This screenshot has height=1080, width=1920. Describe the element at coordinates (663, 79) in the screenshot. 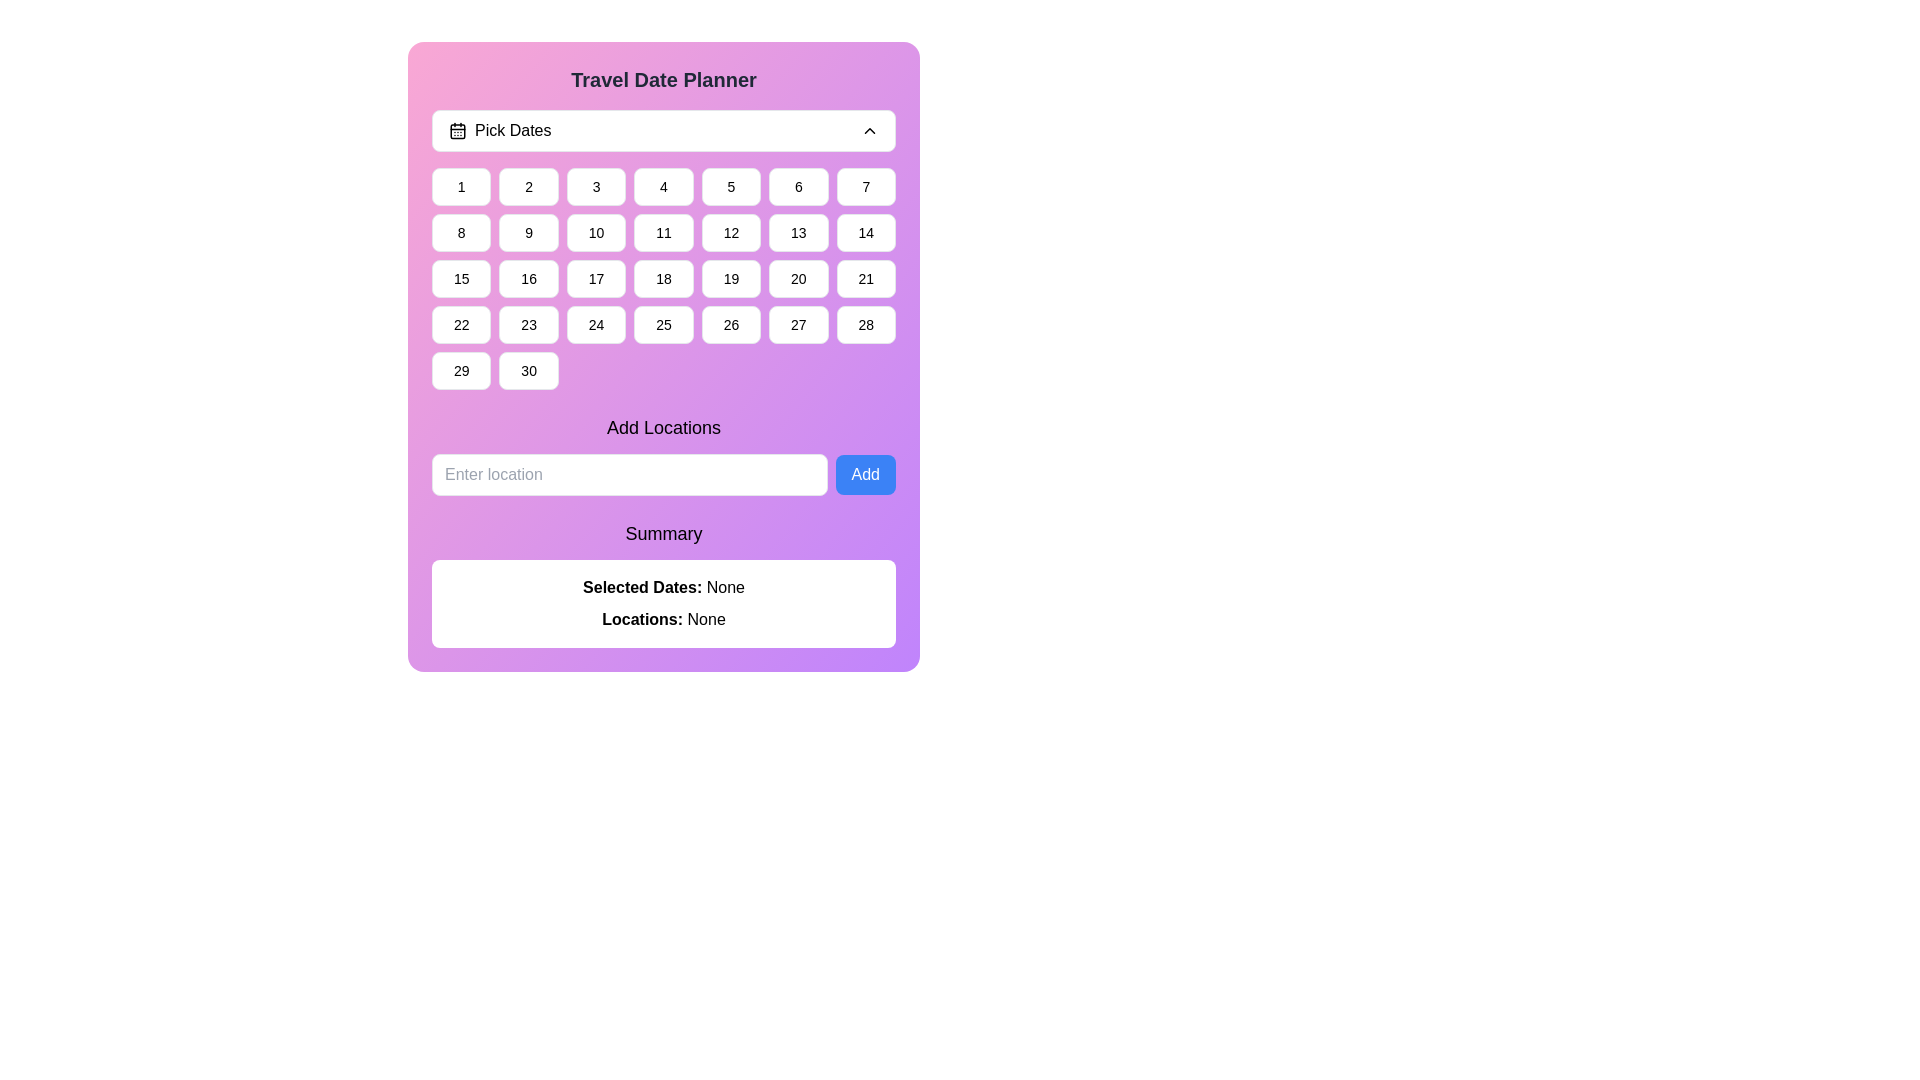

I see `heading text located at the top center of the application, which serves as the title or heading of the application` at that location.